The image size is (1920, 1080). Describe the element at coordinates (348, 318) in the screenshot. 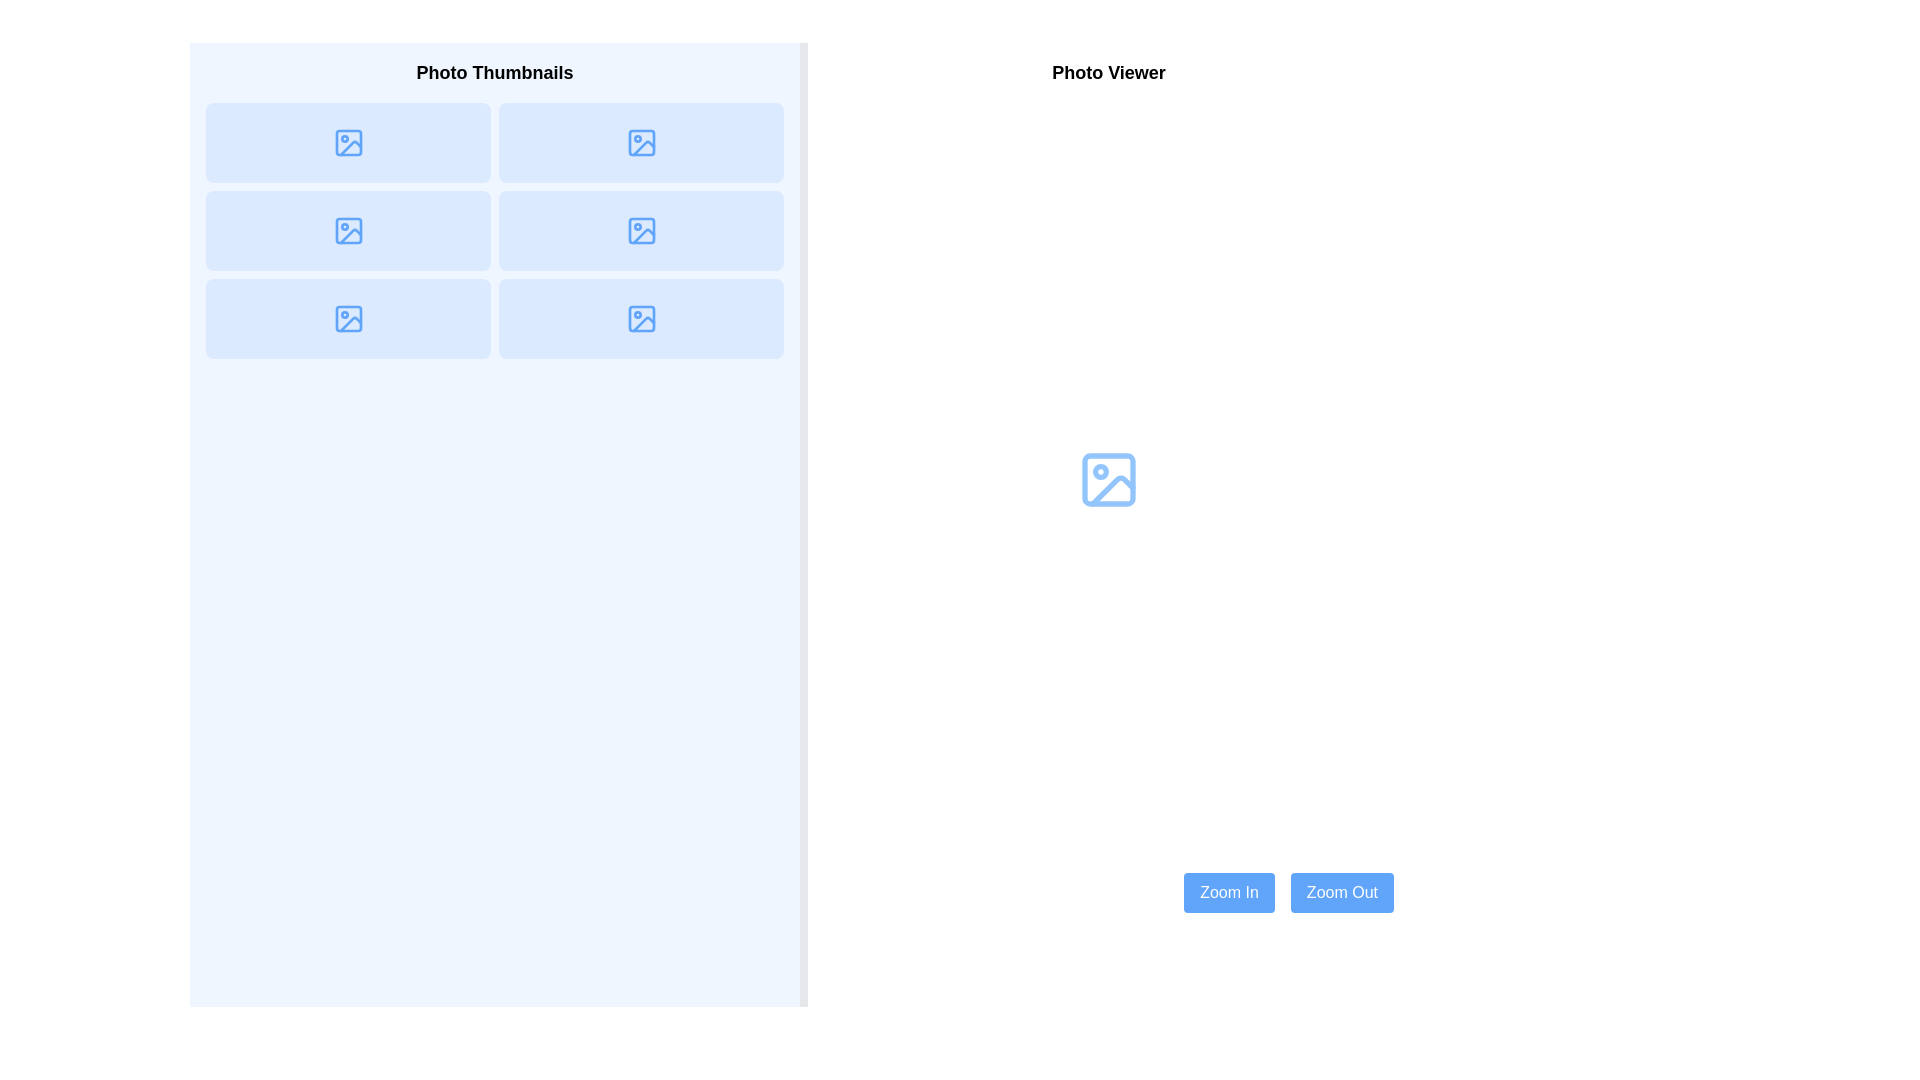

I see `on the Graphic placeholder in the third row, leftmost position of the Photo Thumbnails panel` at that location.